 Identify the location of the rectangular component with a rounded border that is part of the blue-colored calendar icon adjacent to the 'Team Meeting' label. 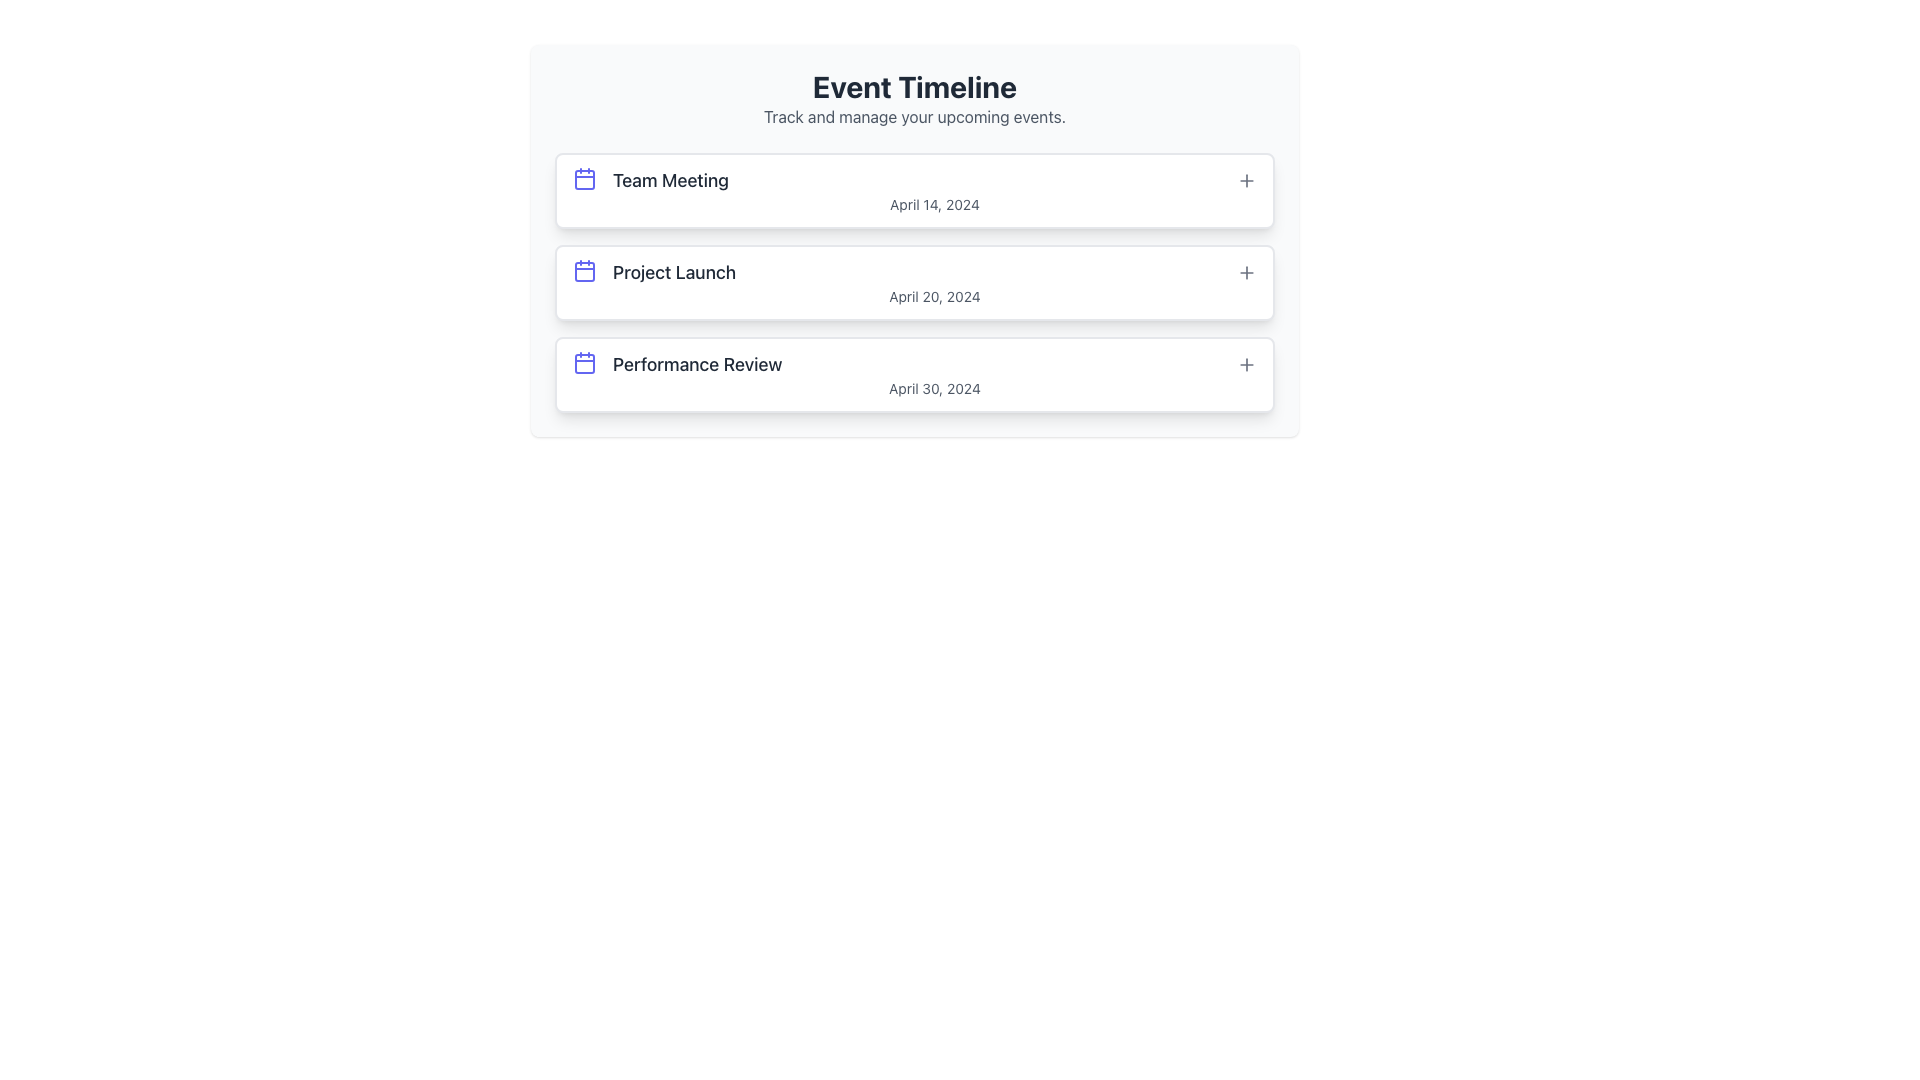
(584, 180).